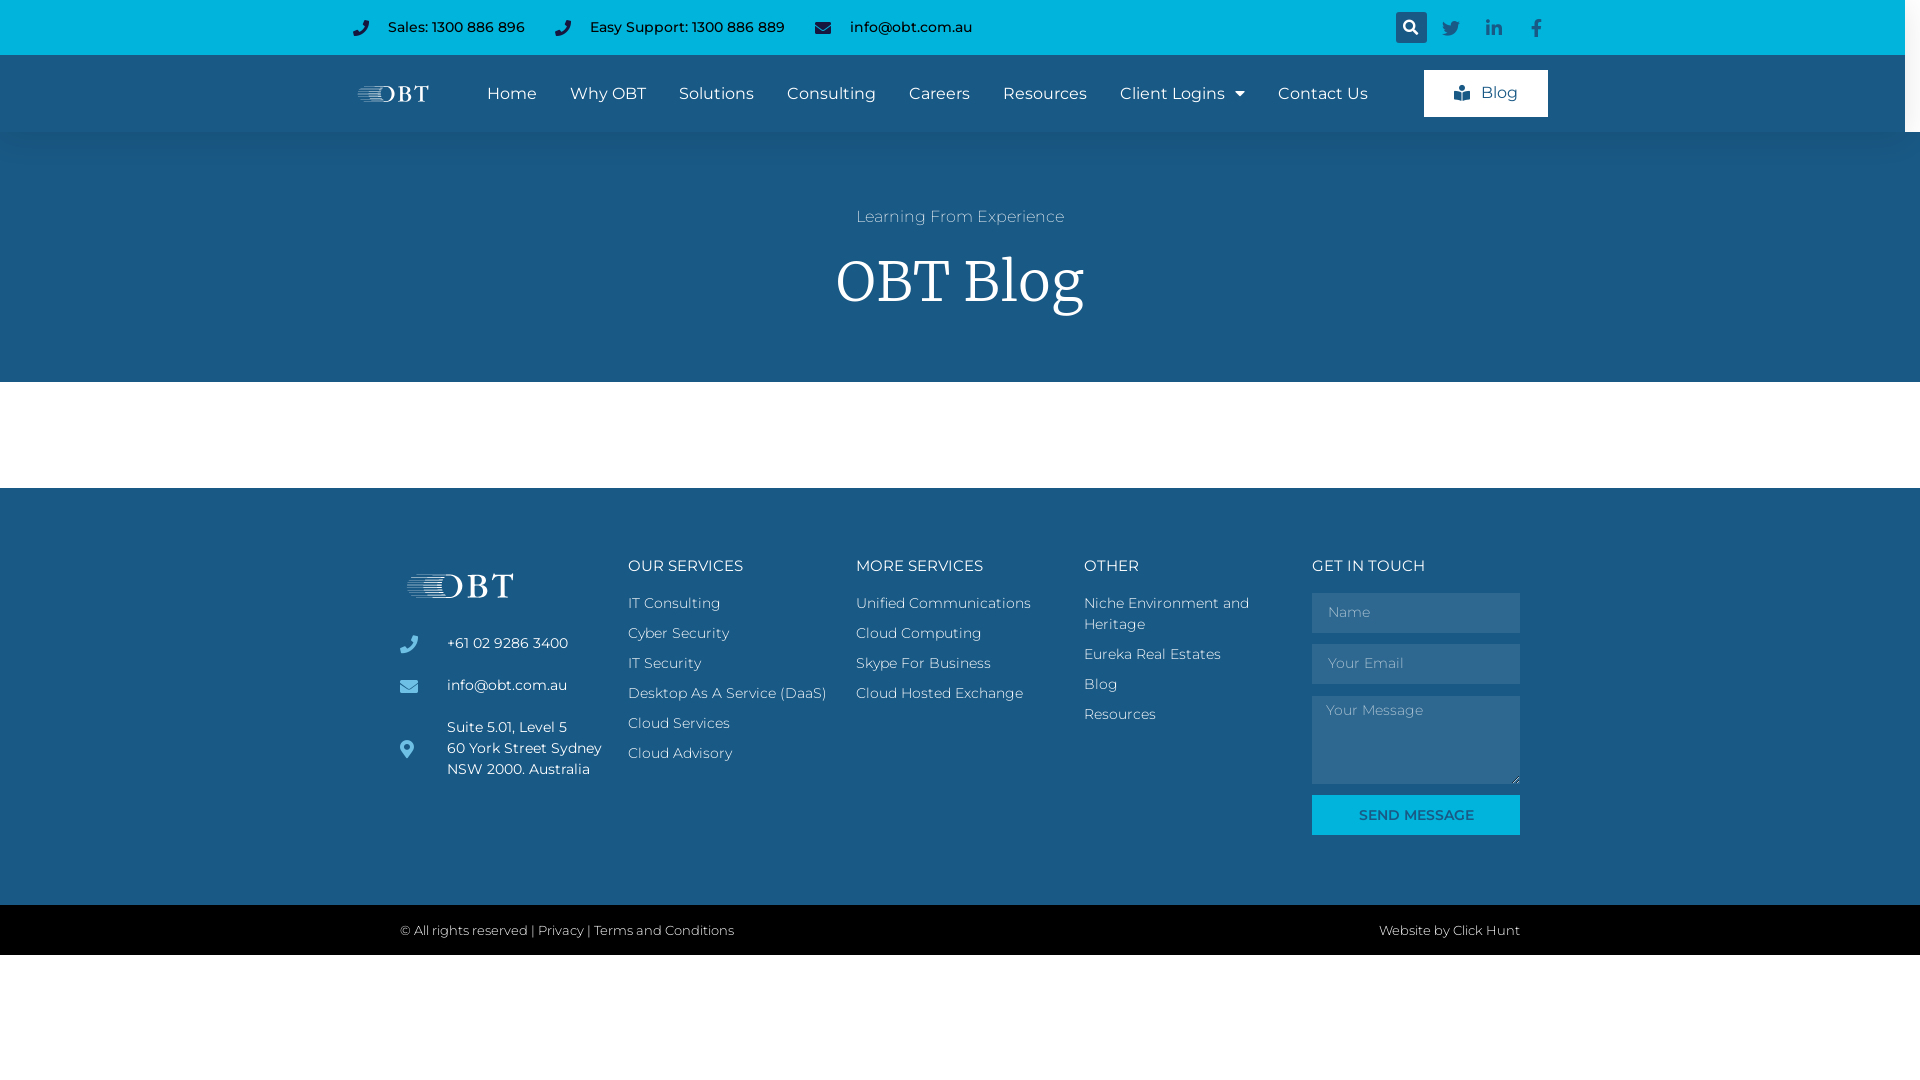 The width and height of the screenshot is (1920, 1080). What do you see at coordinates (716, 92) in the screenshot?
I see `'Solutions'` at bounding box center [716, 92].